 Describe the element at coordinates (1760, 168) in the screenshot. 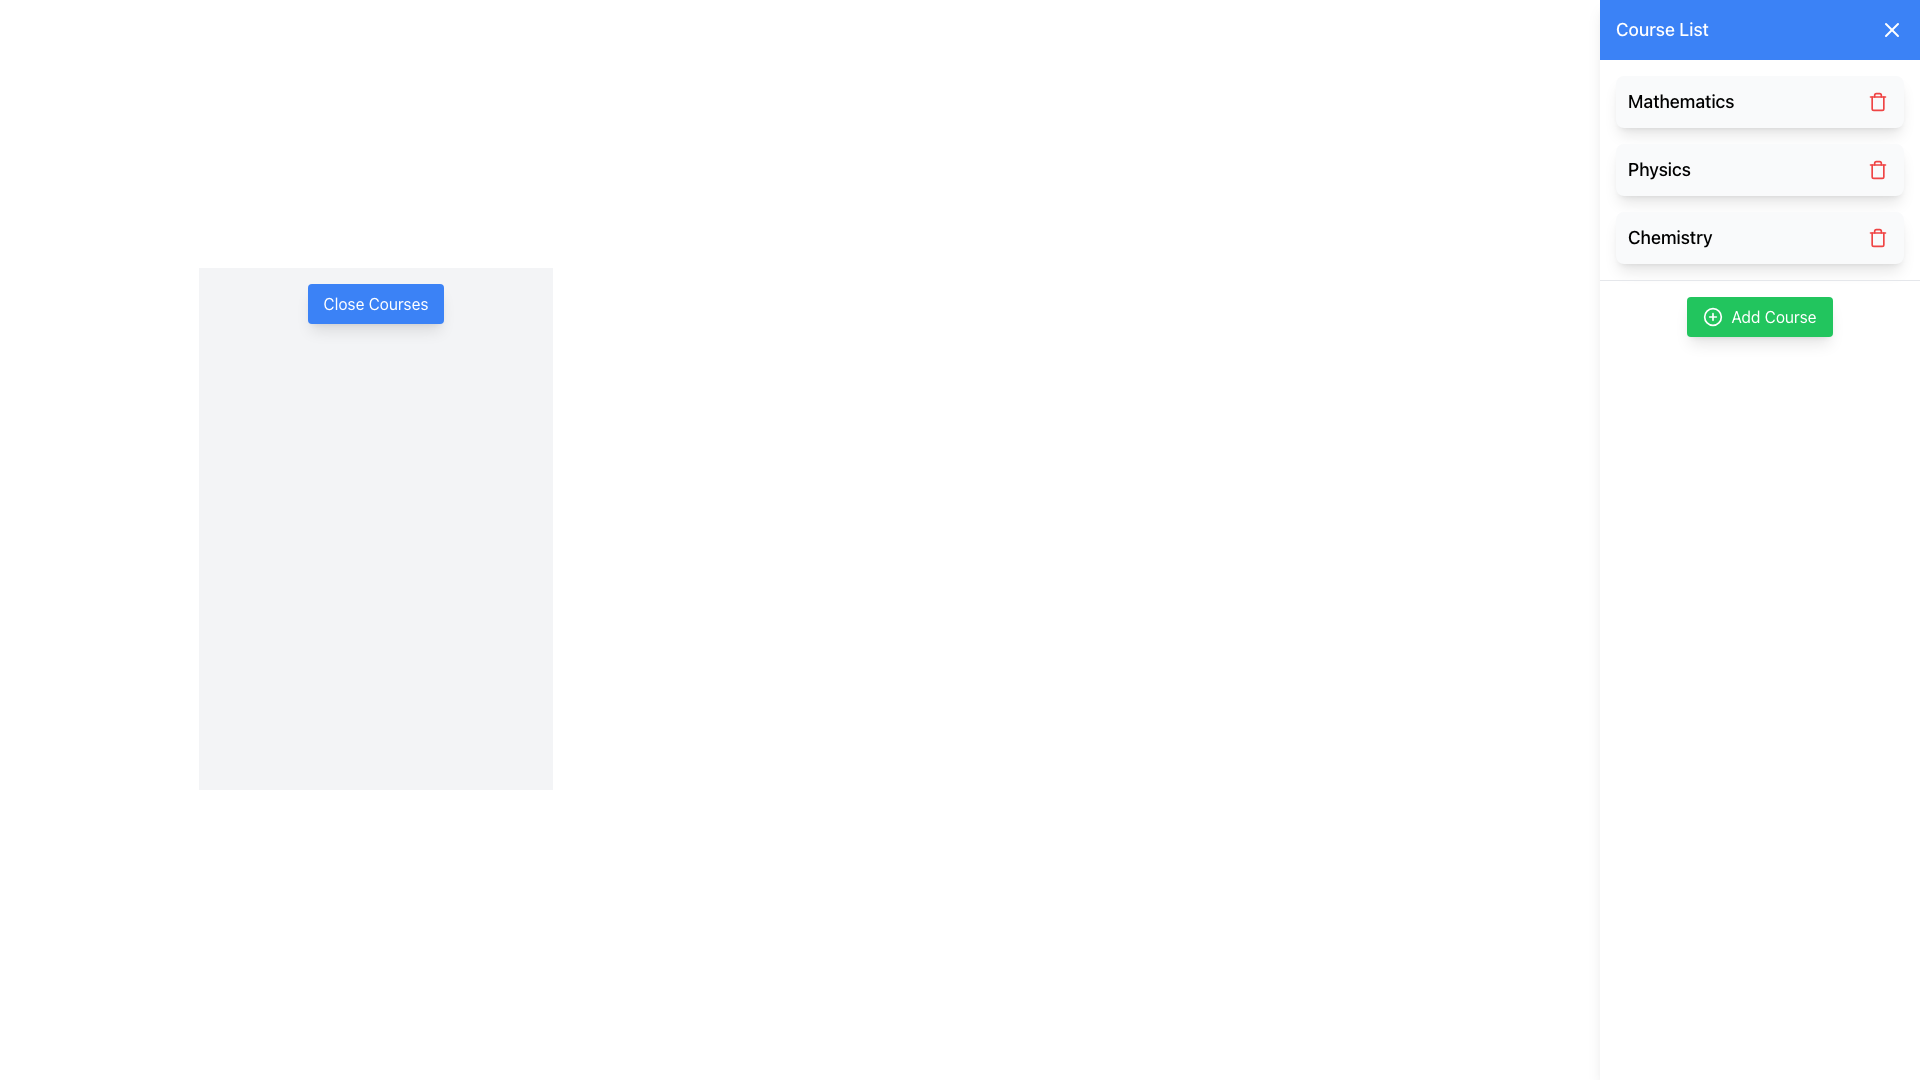

I see `the List Item with the text 'Physics' and a red trash icon, which is located in the 'Course List' section` at that location.